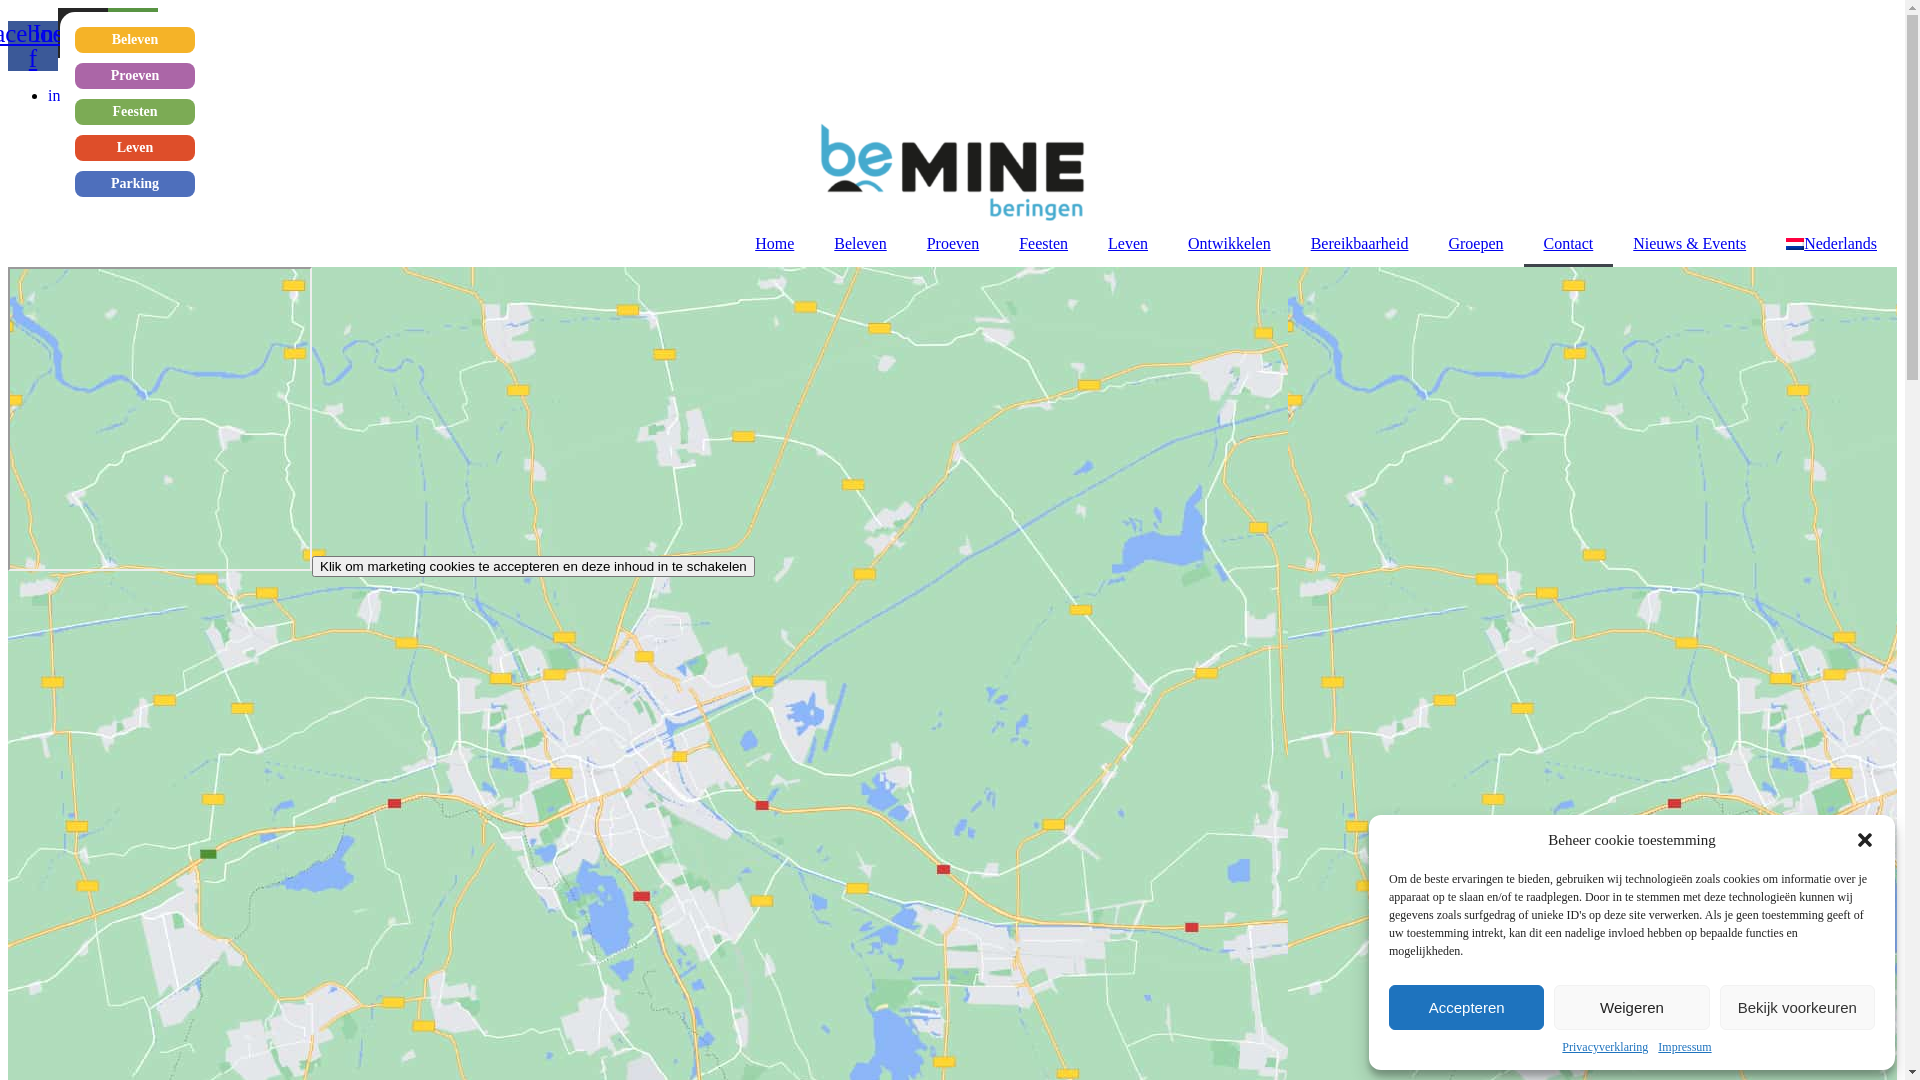 Image resolution: width=1920 pixels, height=1080 pixels. I want to click on 'Accepteren', so click(1387, 1007).